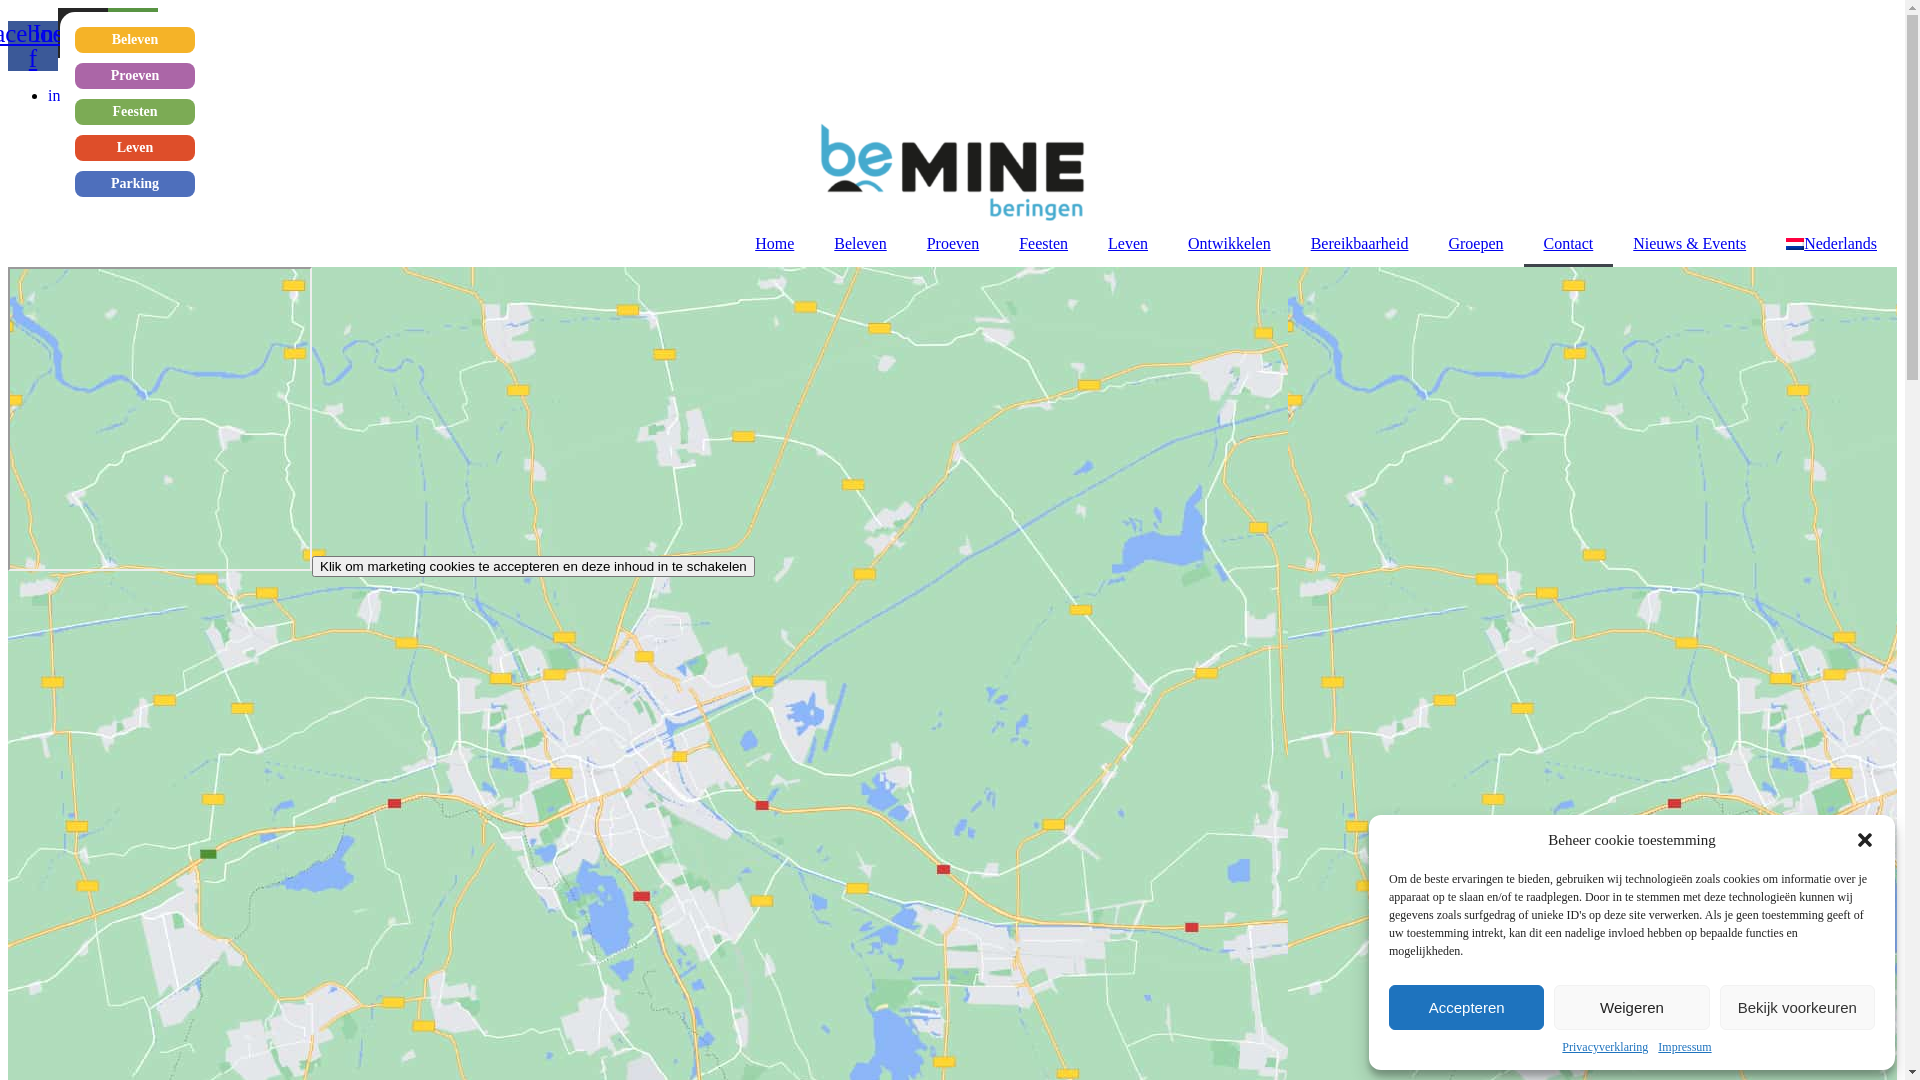 Image resolution: width=1920 pixels, height=1080 pixels. I want to click on 'Accepteren', so click(1387, 1007).